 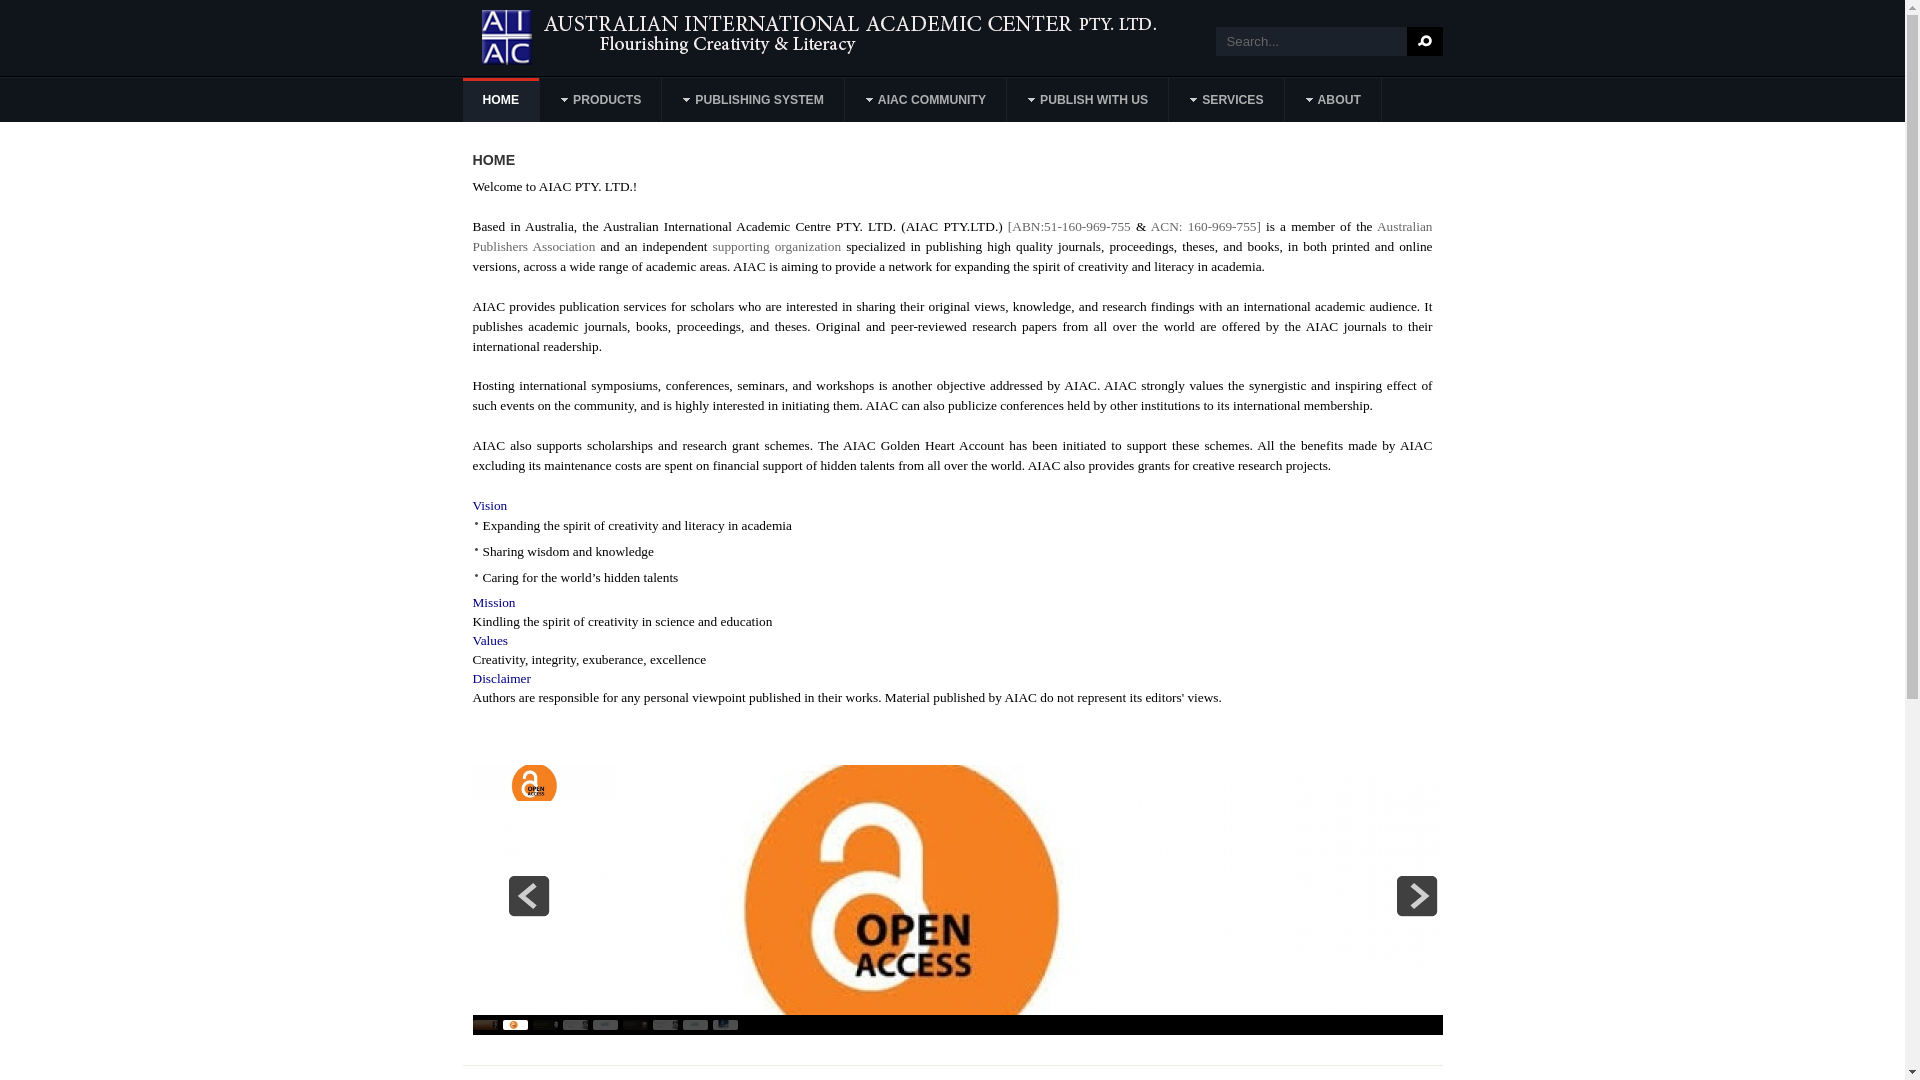 I want to click on 'ABOUT', so click(x=1286, y=100).